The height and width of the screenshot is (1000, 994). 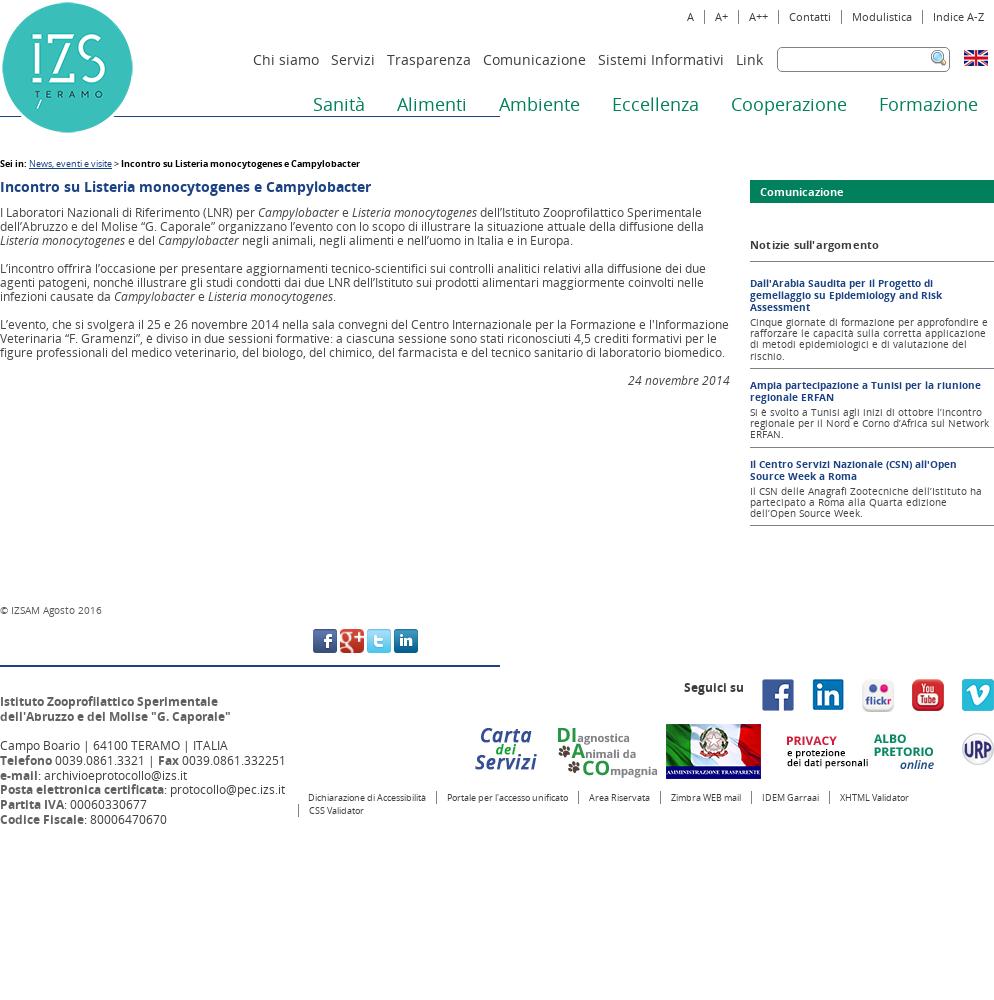 What do you see at coordinates (538, 103) in the screenshot?
I see `'Ambiente'` at bounding box center [538, 103].